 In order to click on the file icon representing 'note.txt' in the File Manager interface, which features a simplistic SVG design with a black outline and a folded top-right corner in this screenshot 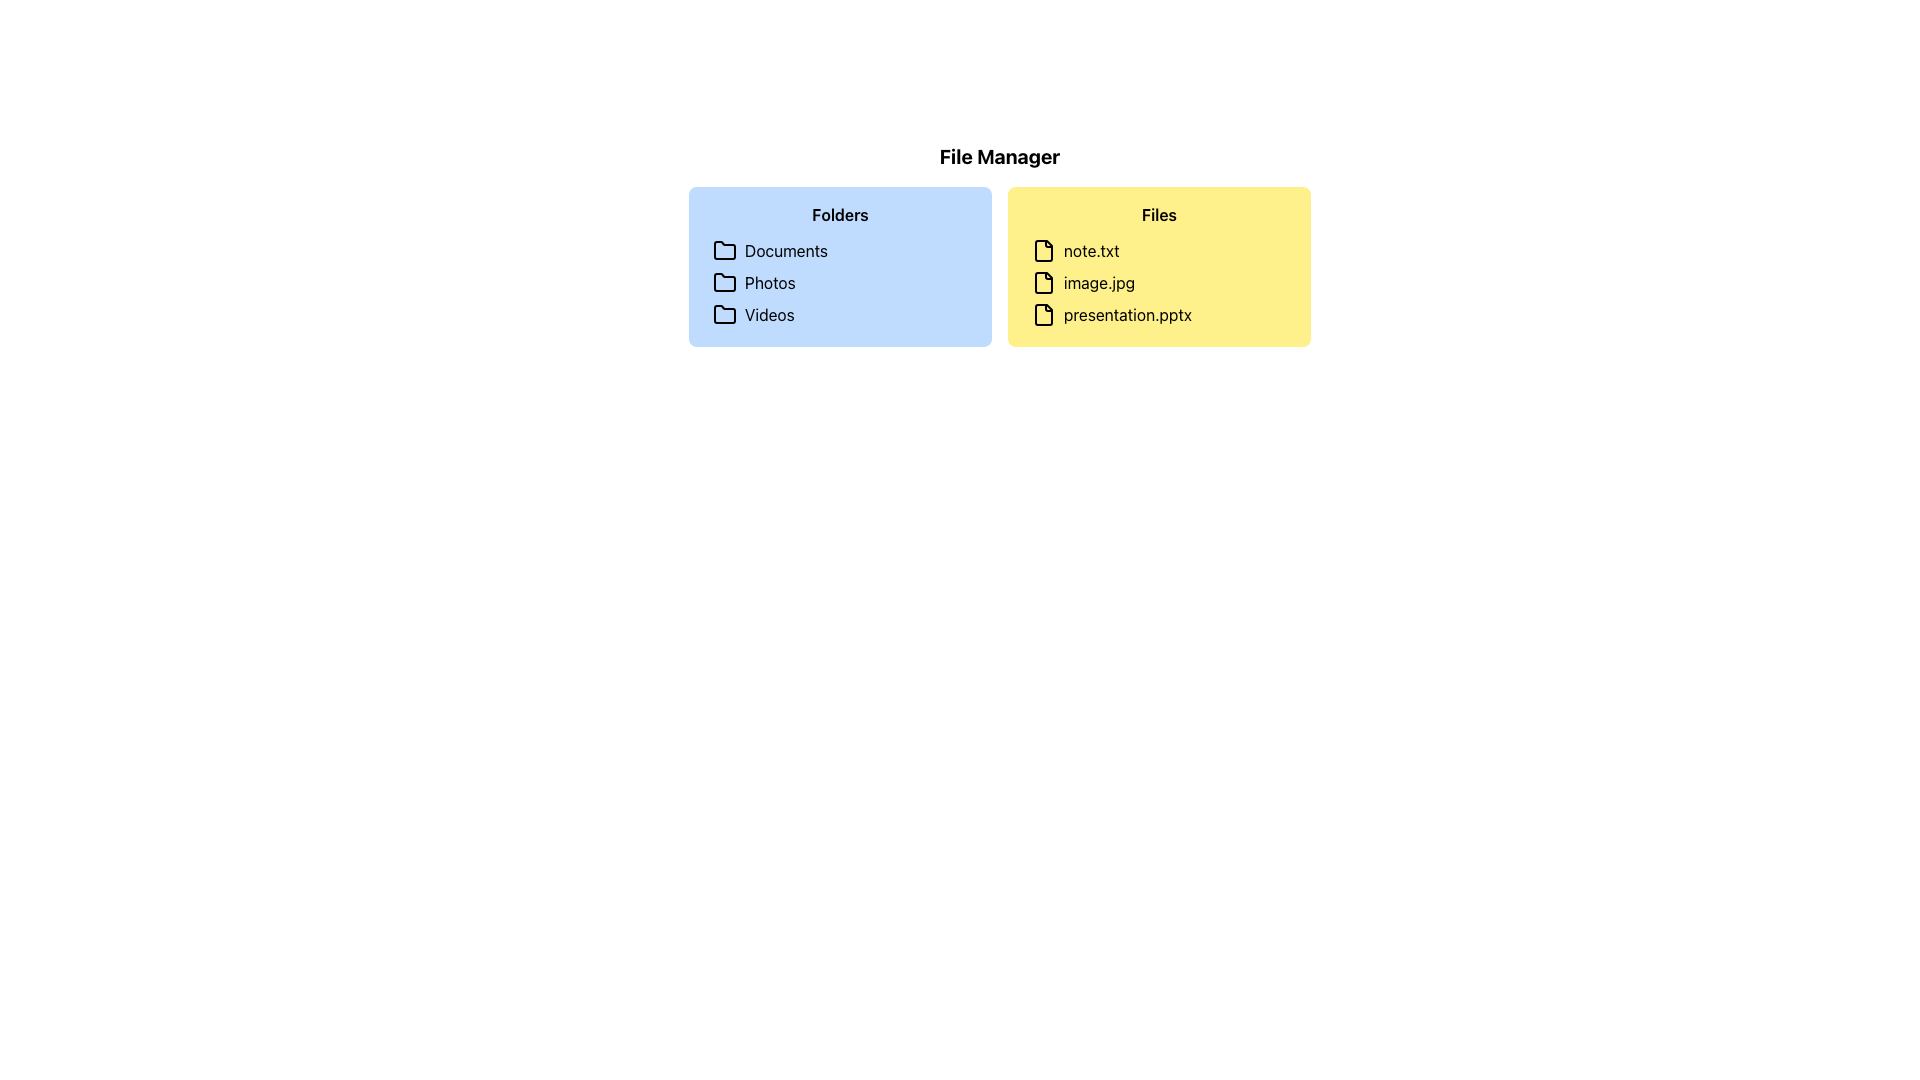, I will do `click(1042, 249)`.